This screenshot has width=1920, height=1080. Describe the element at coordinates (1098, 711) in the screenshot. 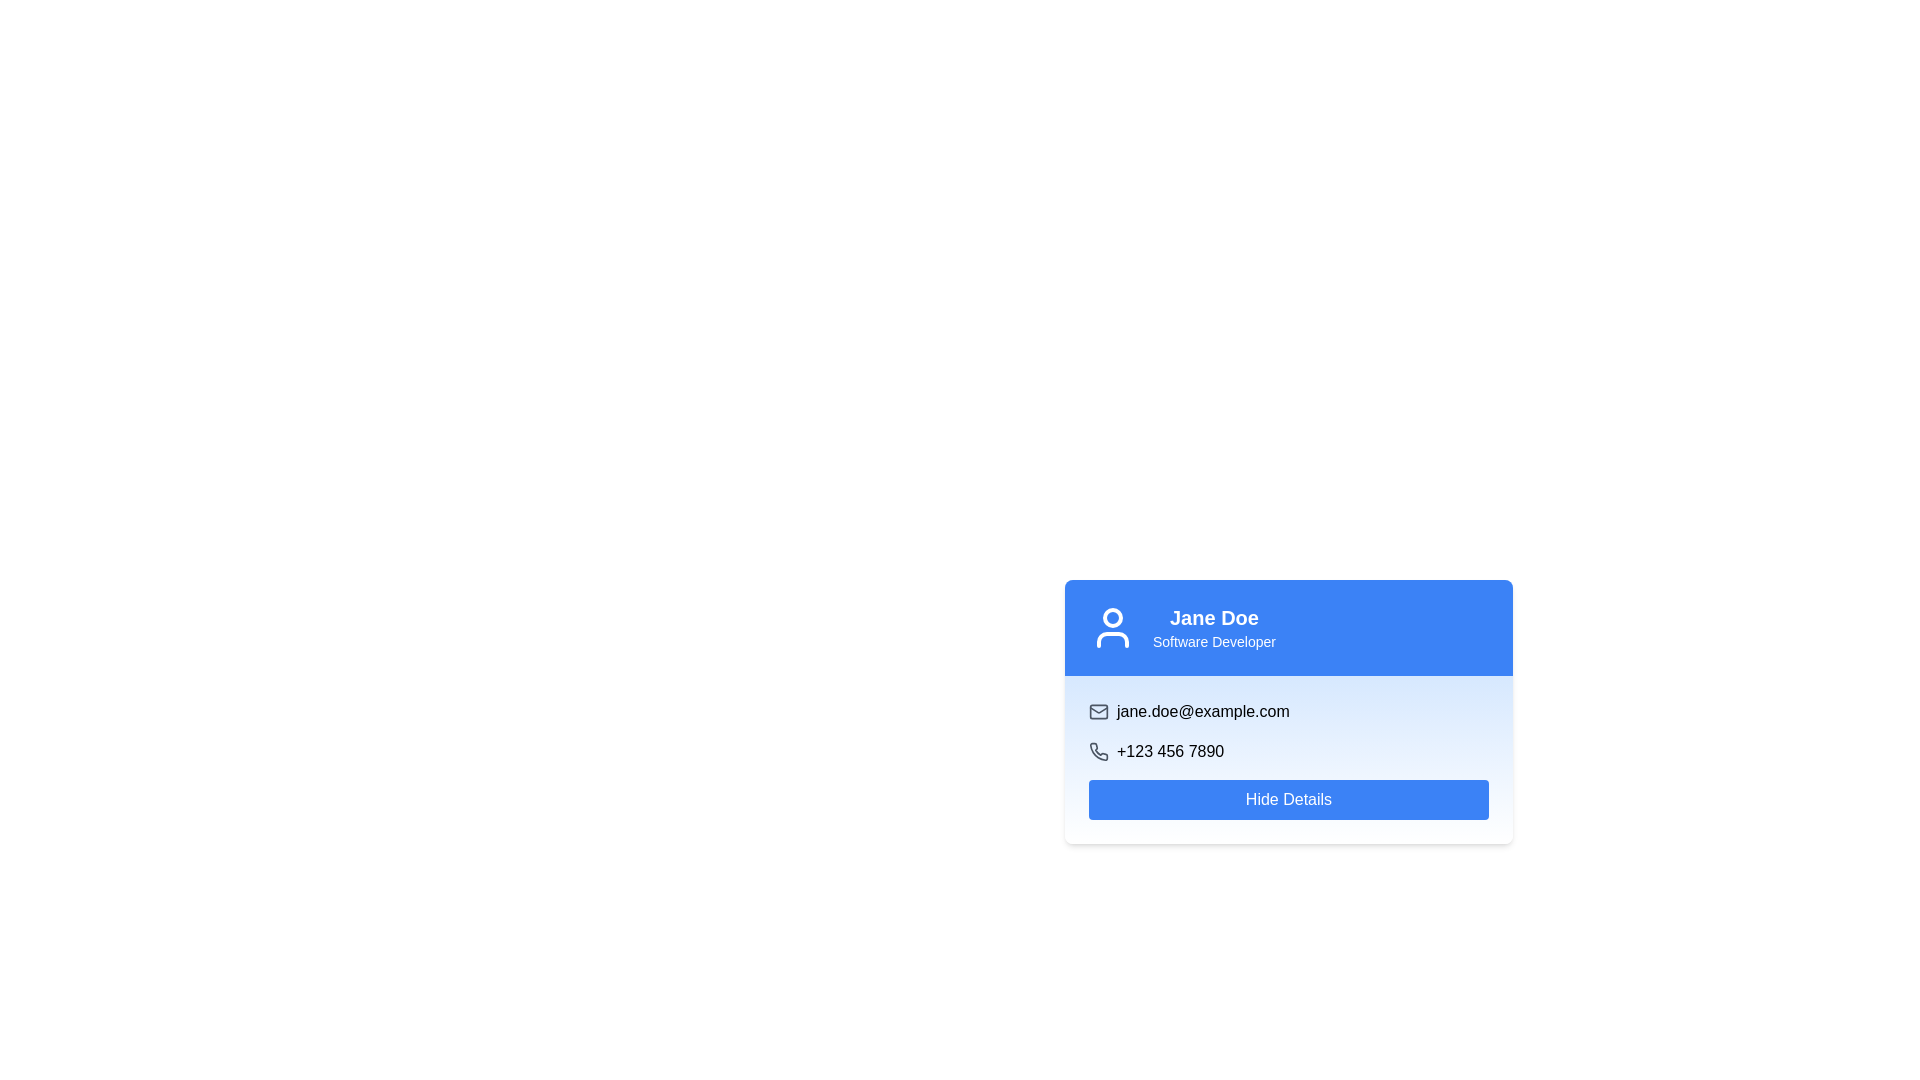

I see `the decorative icon located to the left of the email text 'jane.doe@example.com' in the contact information section` at that location.